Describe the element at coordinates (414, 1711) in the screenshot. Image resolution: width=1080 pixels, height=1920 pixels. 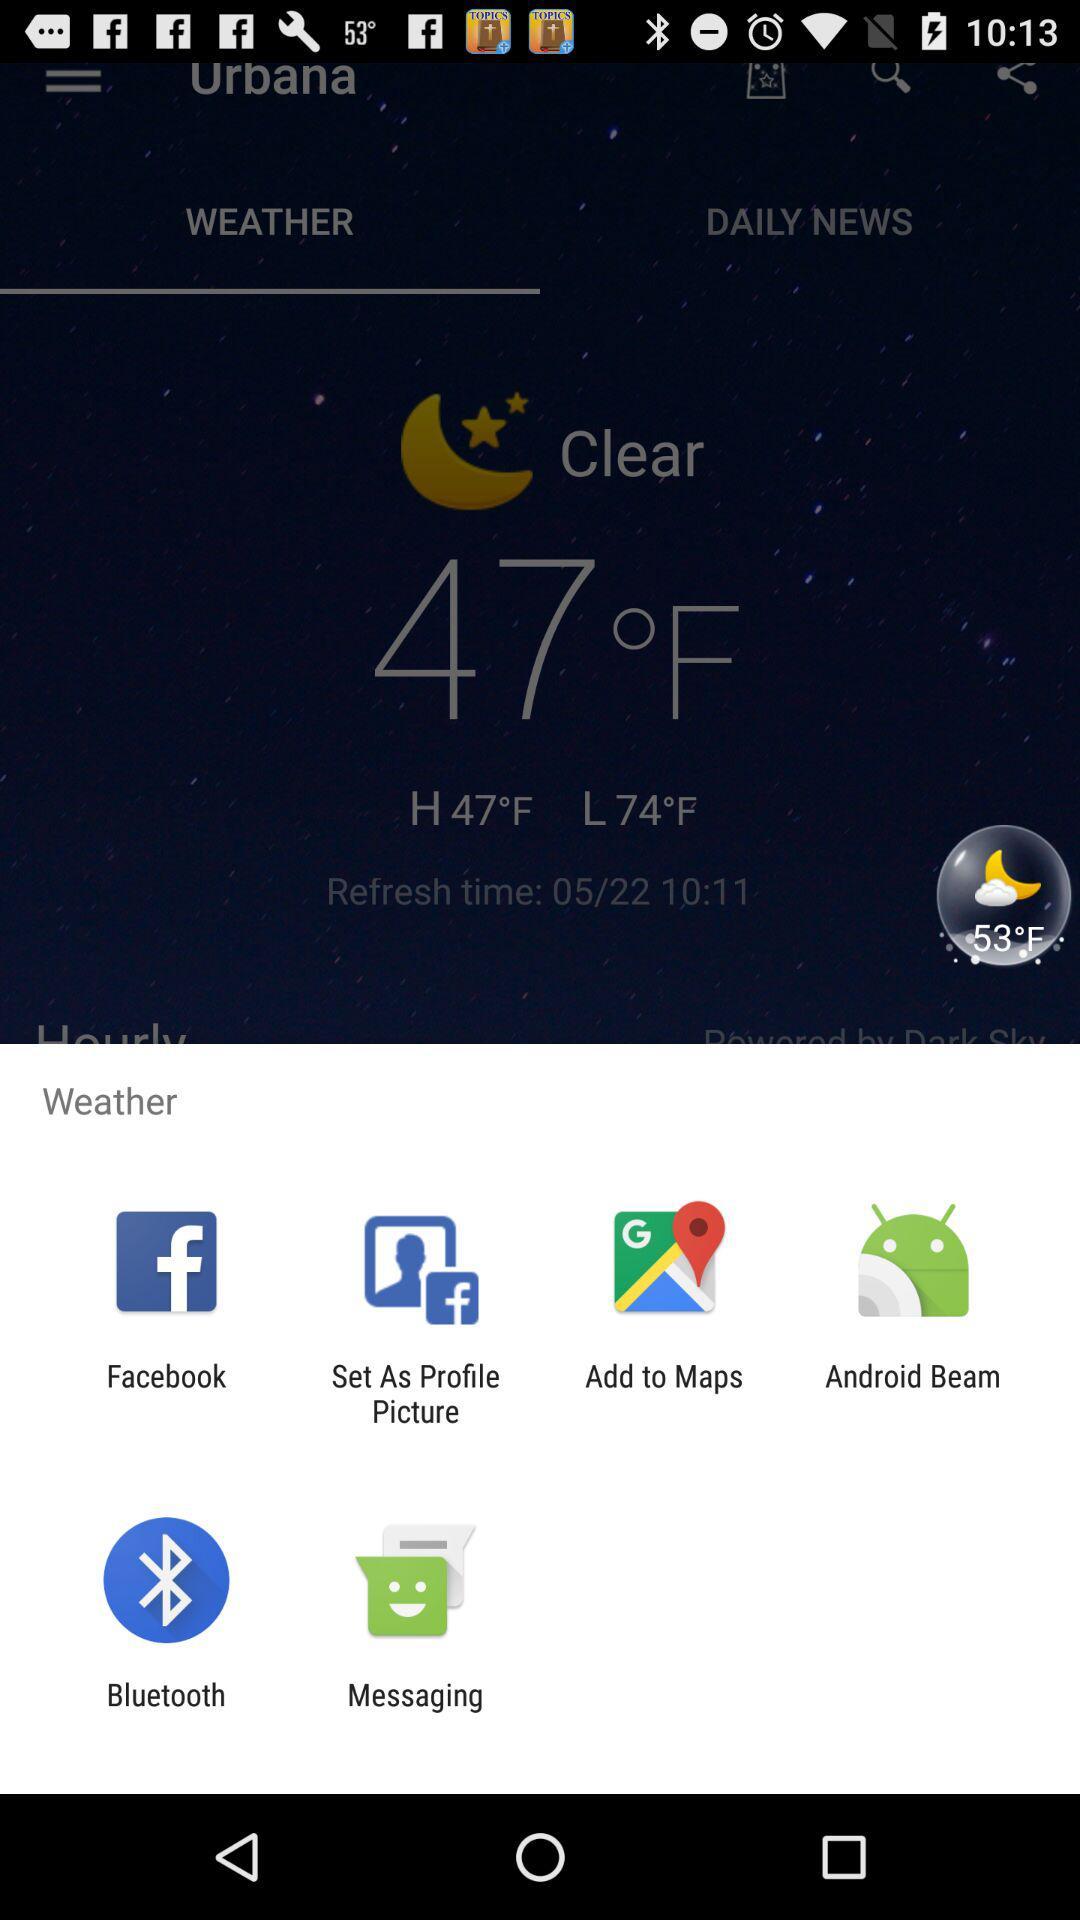
I see `the messaging` at that location.